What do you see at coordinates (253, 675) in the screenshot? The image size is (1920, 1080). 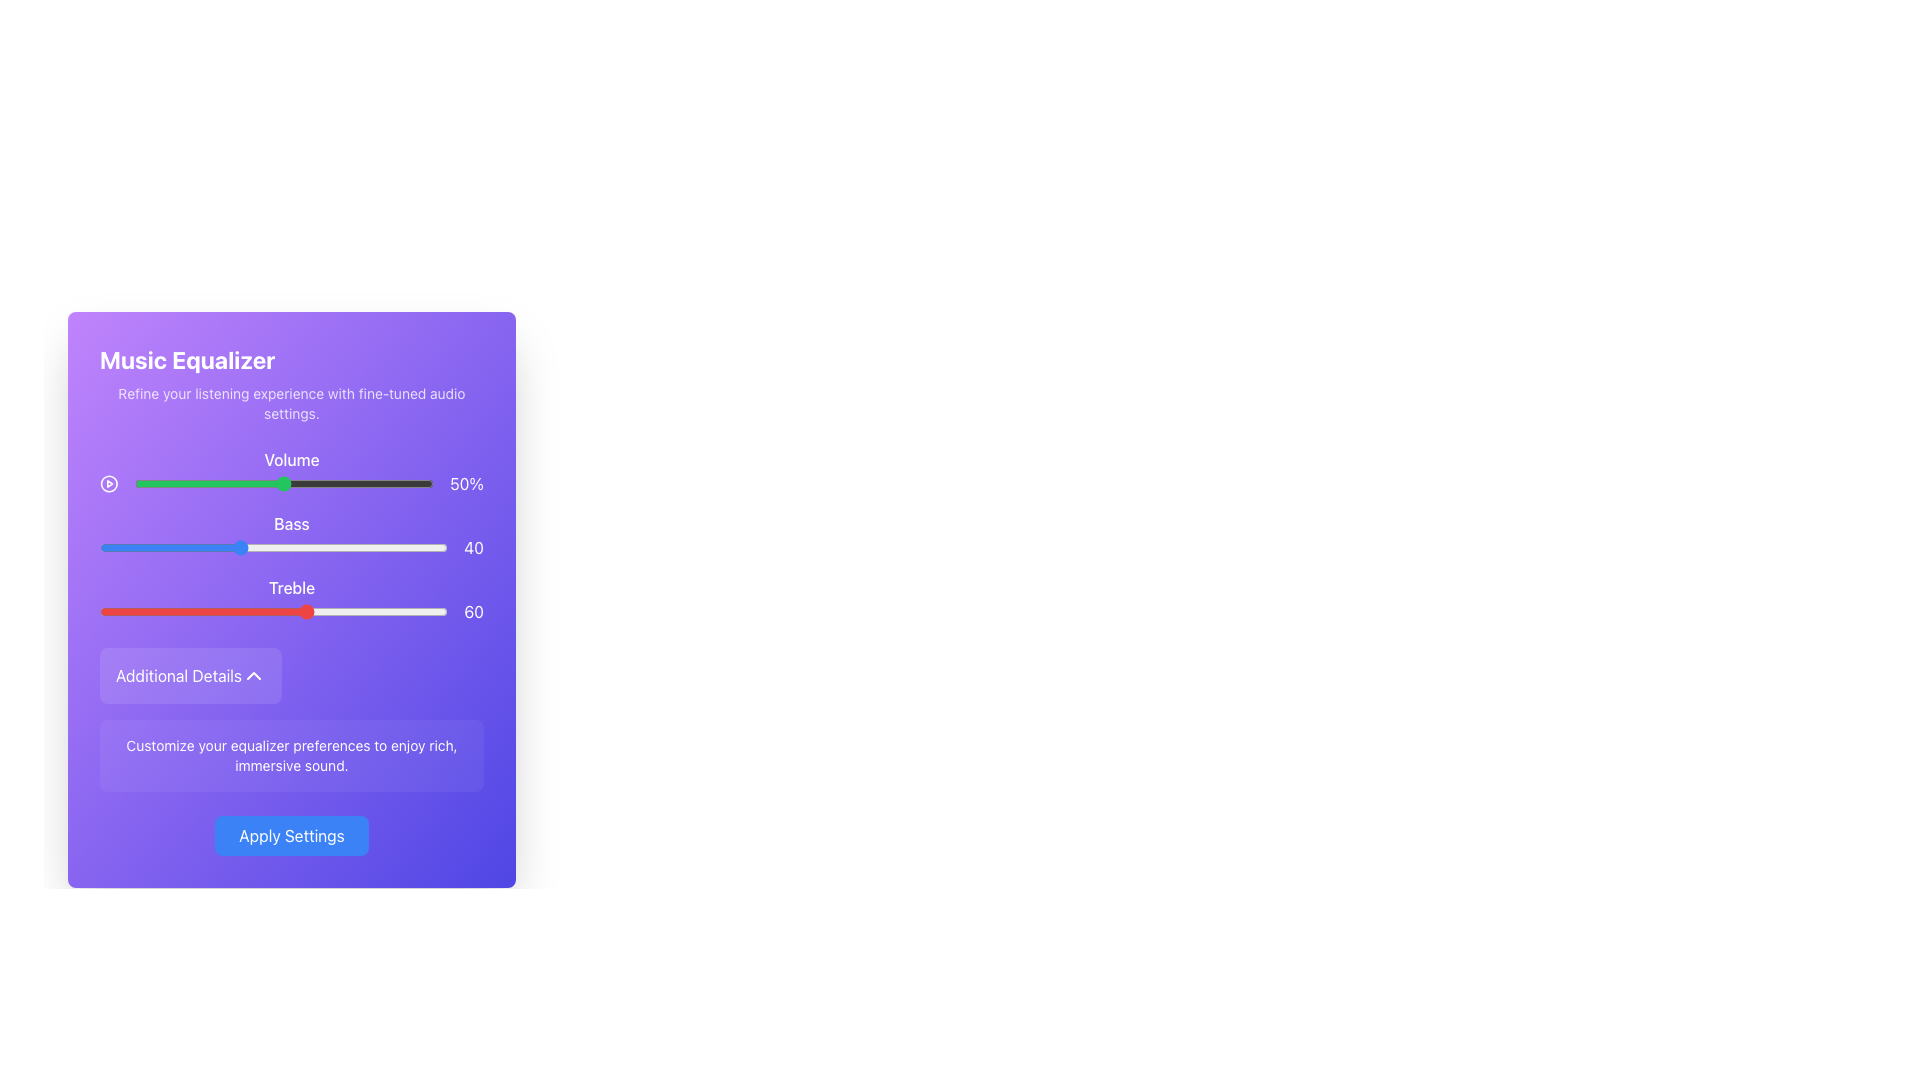 I see `the expandable/collapsible icon in the 'Additional Details' section of the Music Equalizer panel` at bounding box center [253, 675].